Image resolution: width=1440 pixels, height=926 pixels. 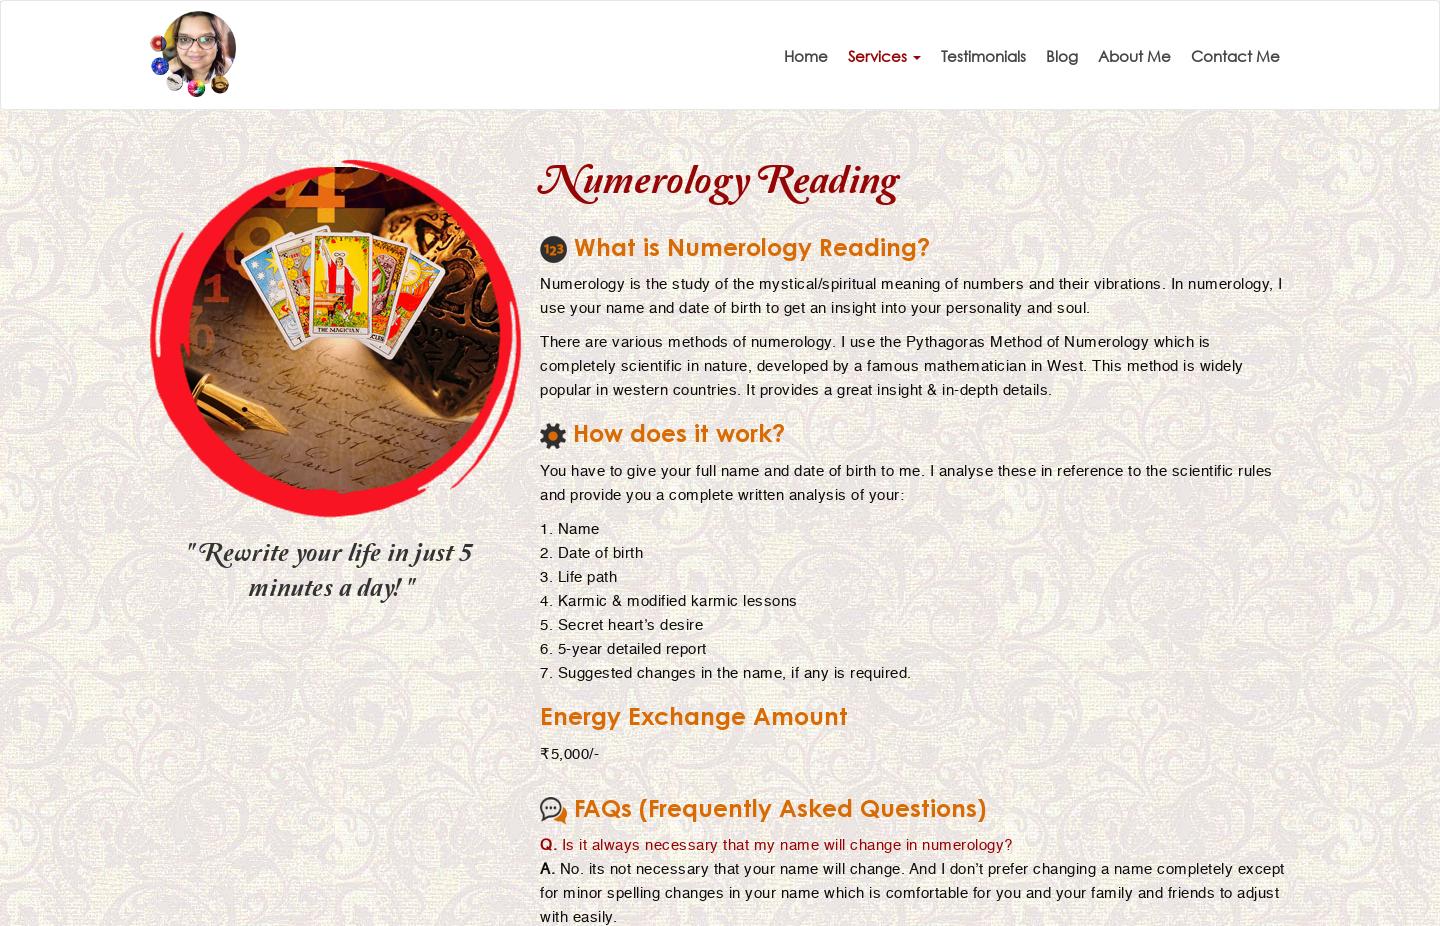 I want to click on 'Q.', so click(x=548, y=844).